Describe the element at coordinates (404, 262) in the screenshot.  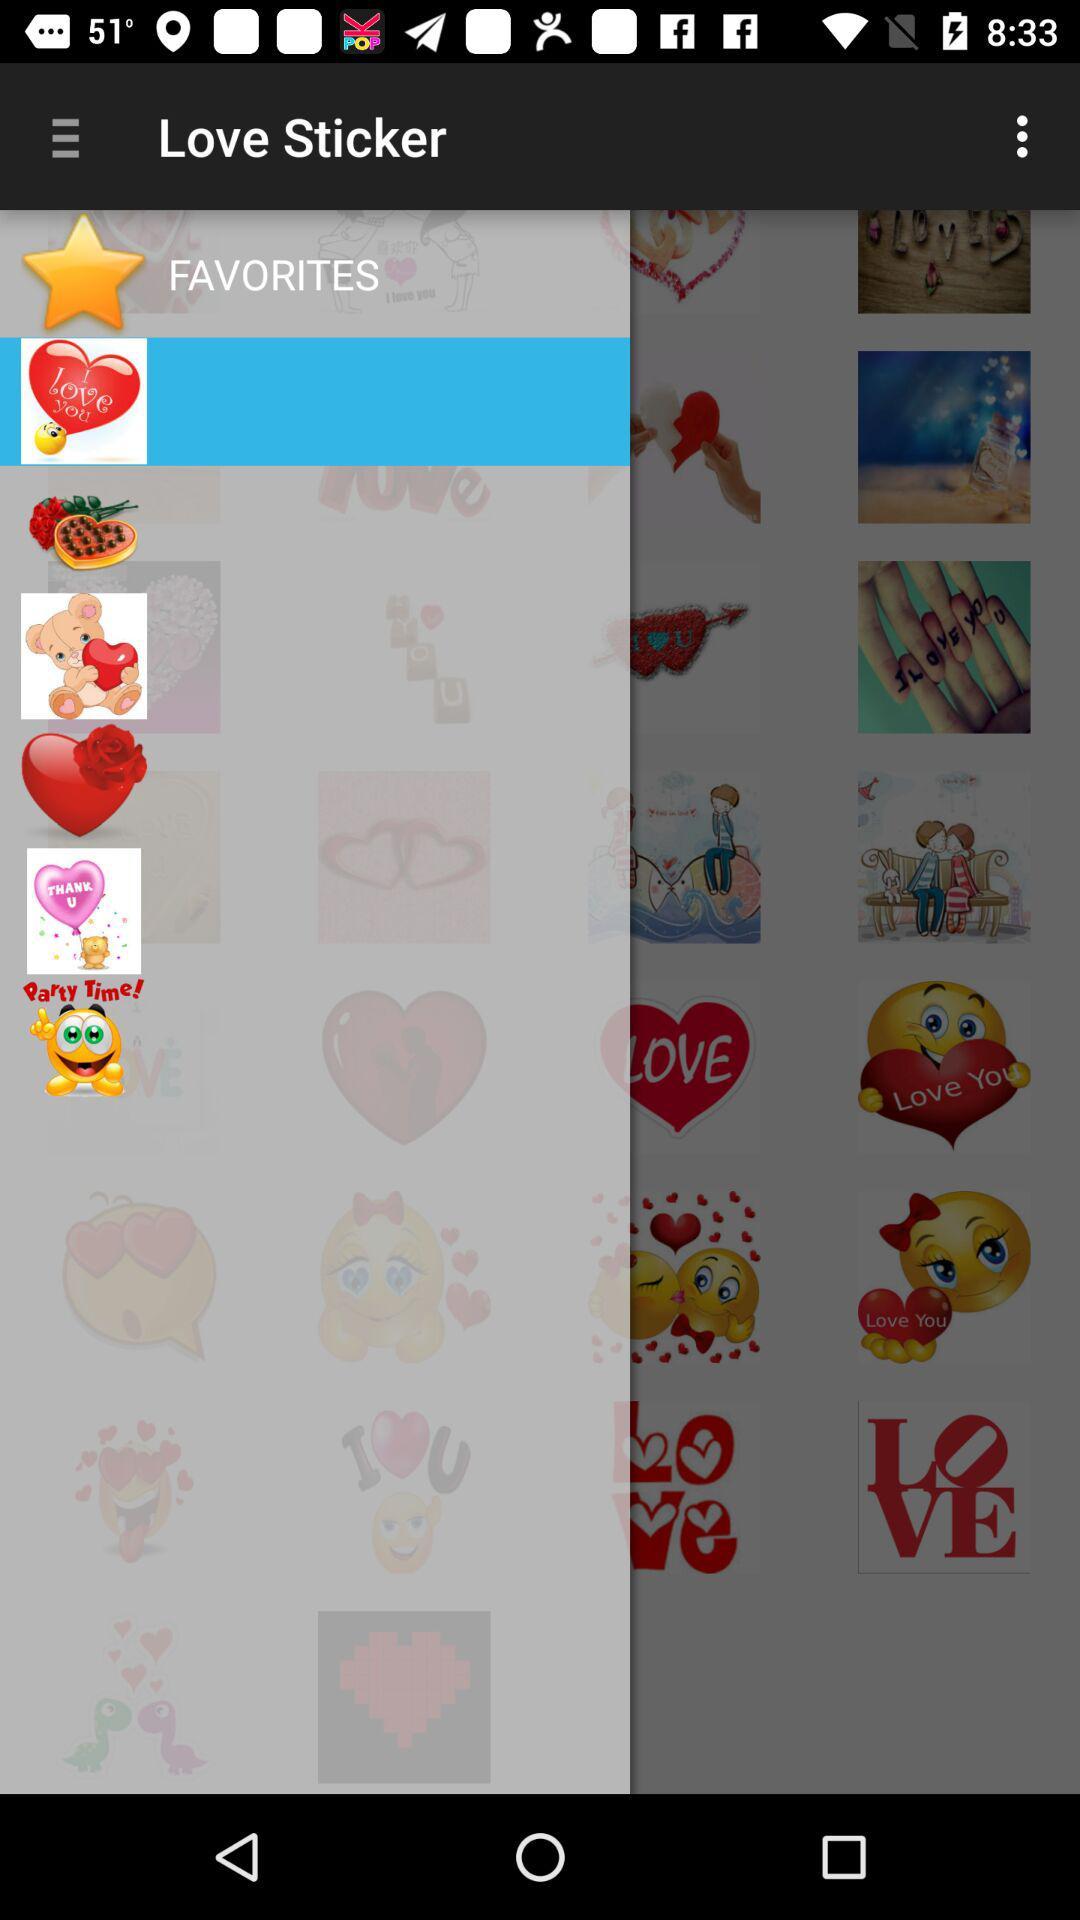
I see `the third image from the first right` at that location.